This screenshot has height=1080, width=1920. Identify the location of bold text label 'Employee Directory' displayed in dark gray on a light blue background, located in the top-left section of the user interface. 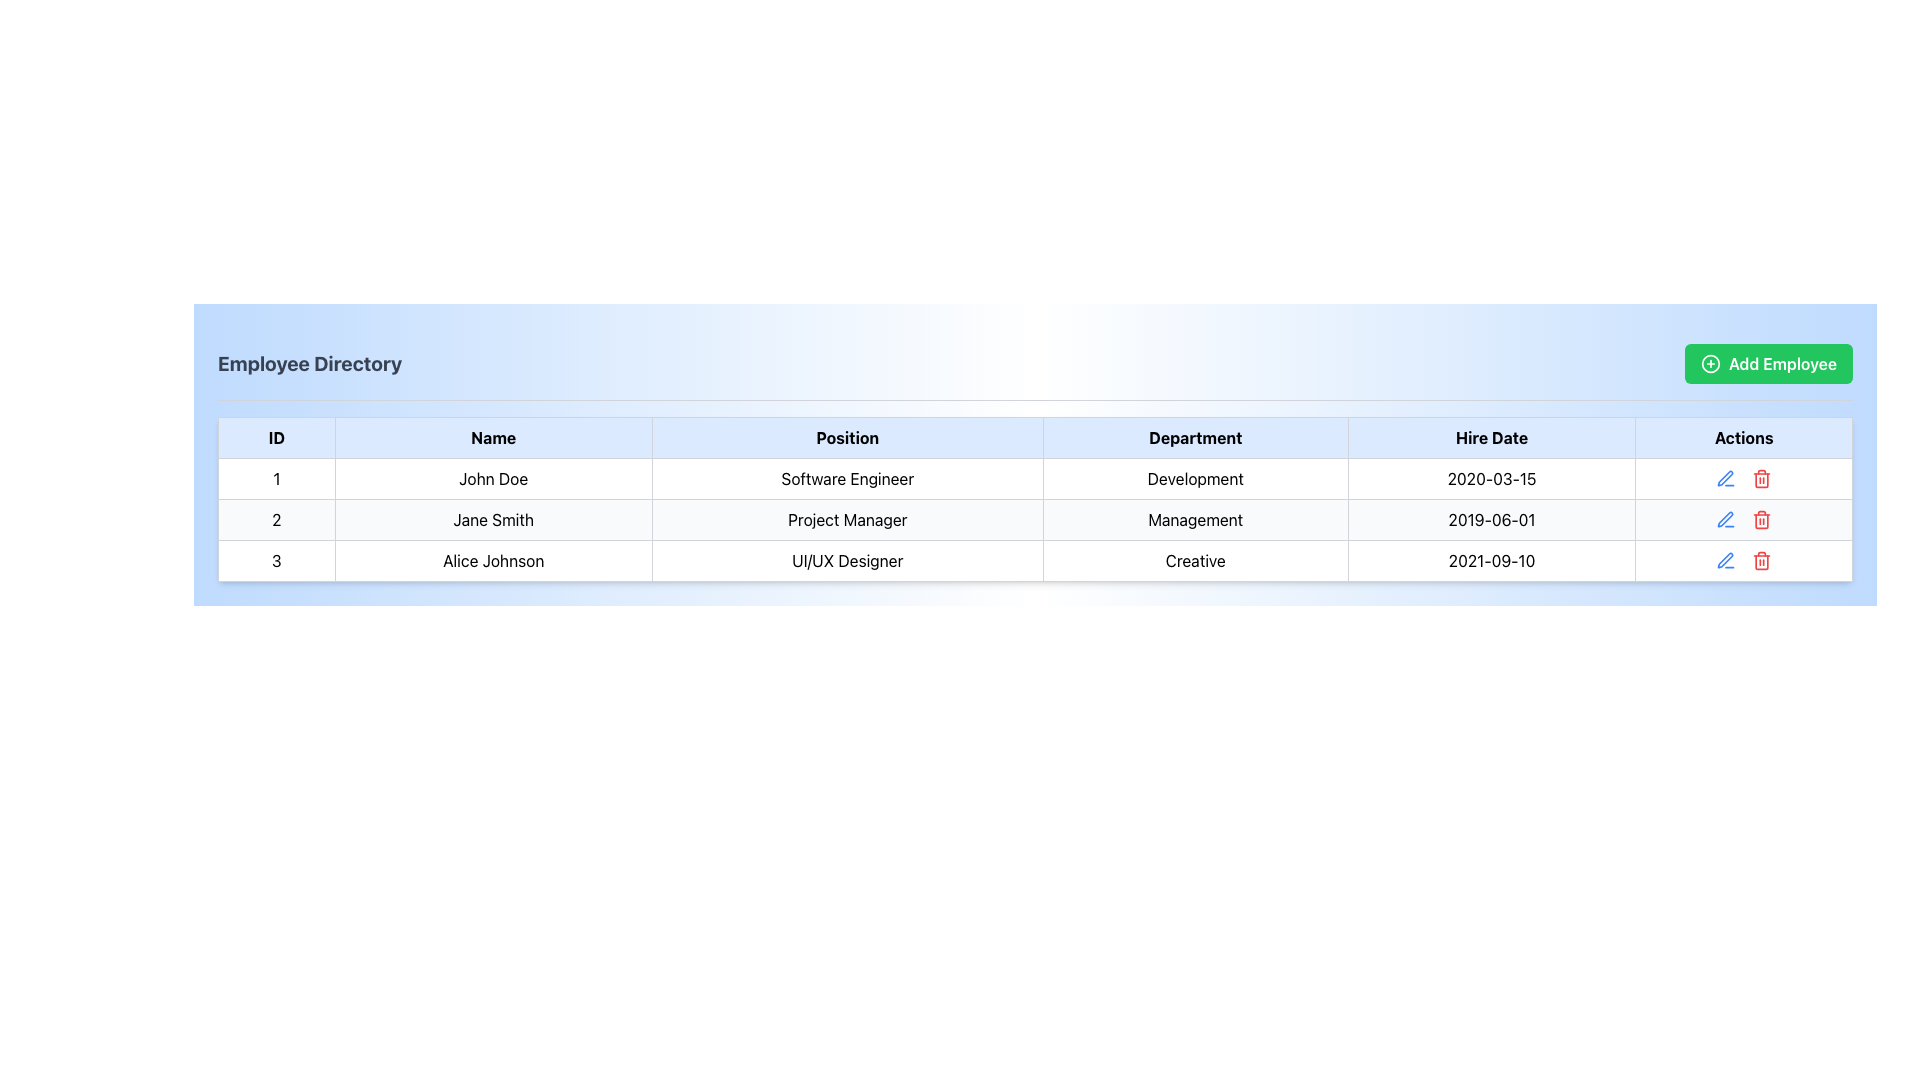
(309, 363).